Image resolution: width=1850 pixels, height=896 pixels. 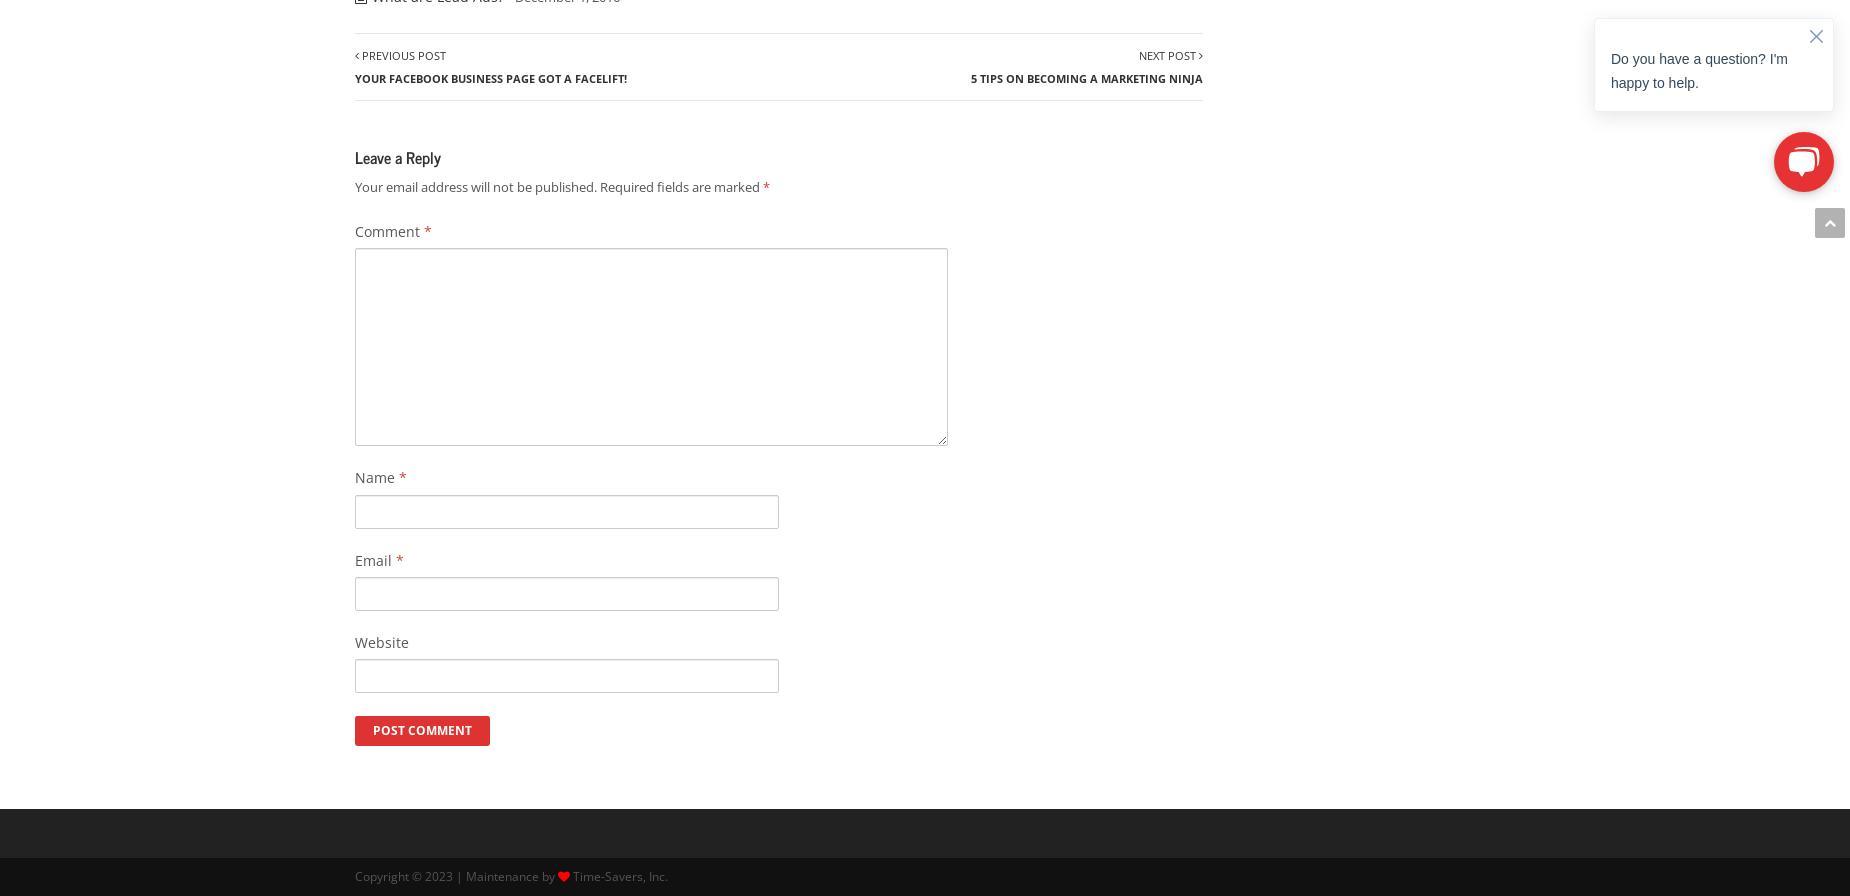 I want to click on 'Email', so click(x=374, y=559).